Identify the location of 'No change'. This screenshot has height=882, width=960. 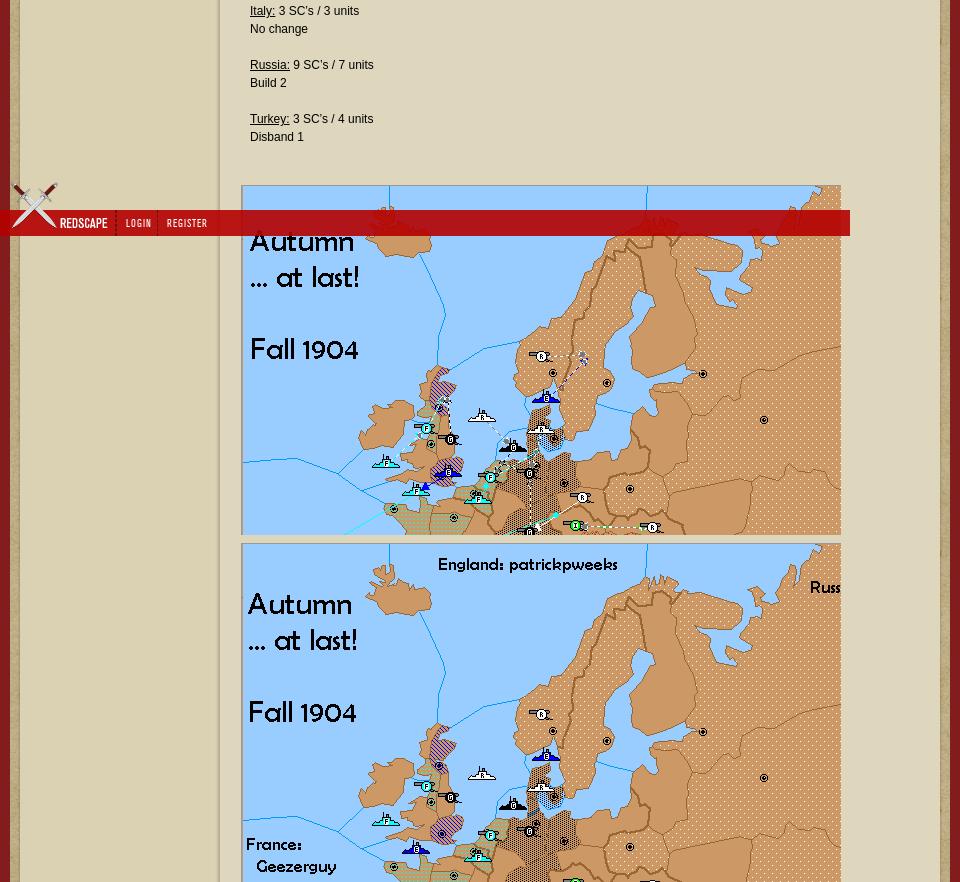
(277, 29).